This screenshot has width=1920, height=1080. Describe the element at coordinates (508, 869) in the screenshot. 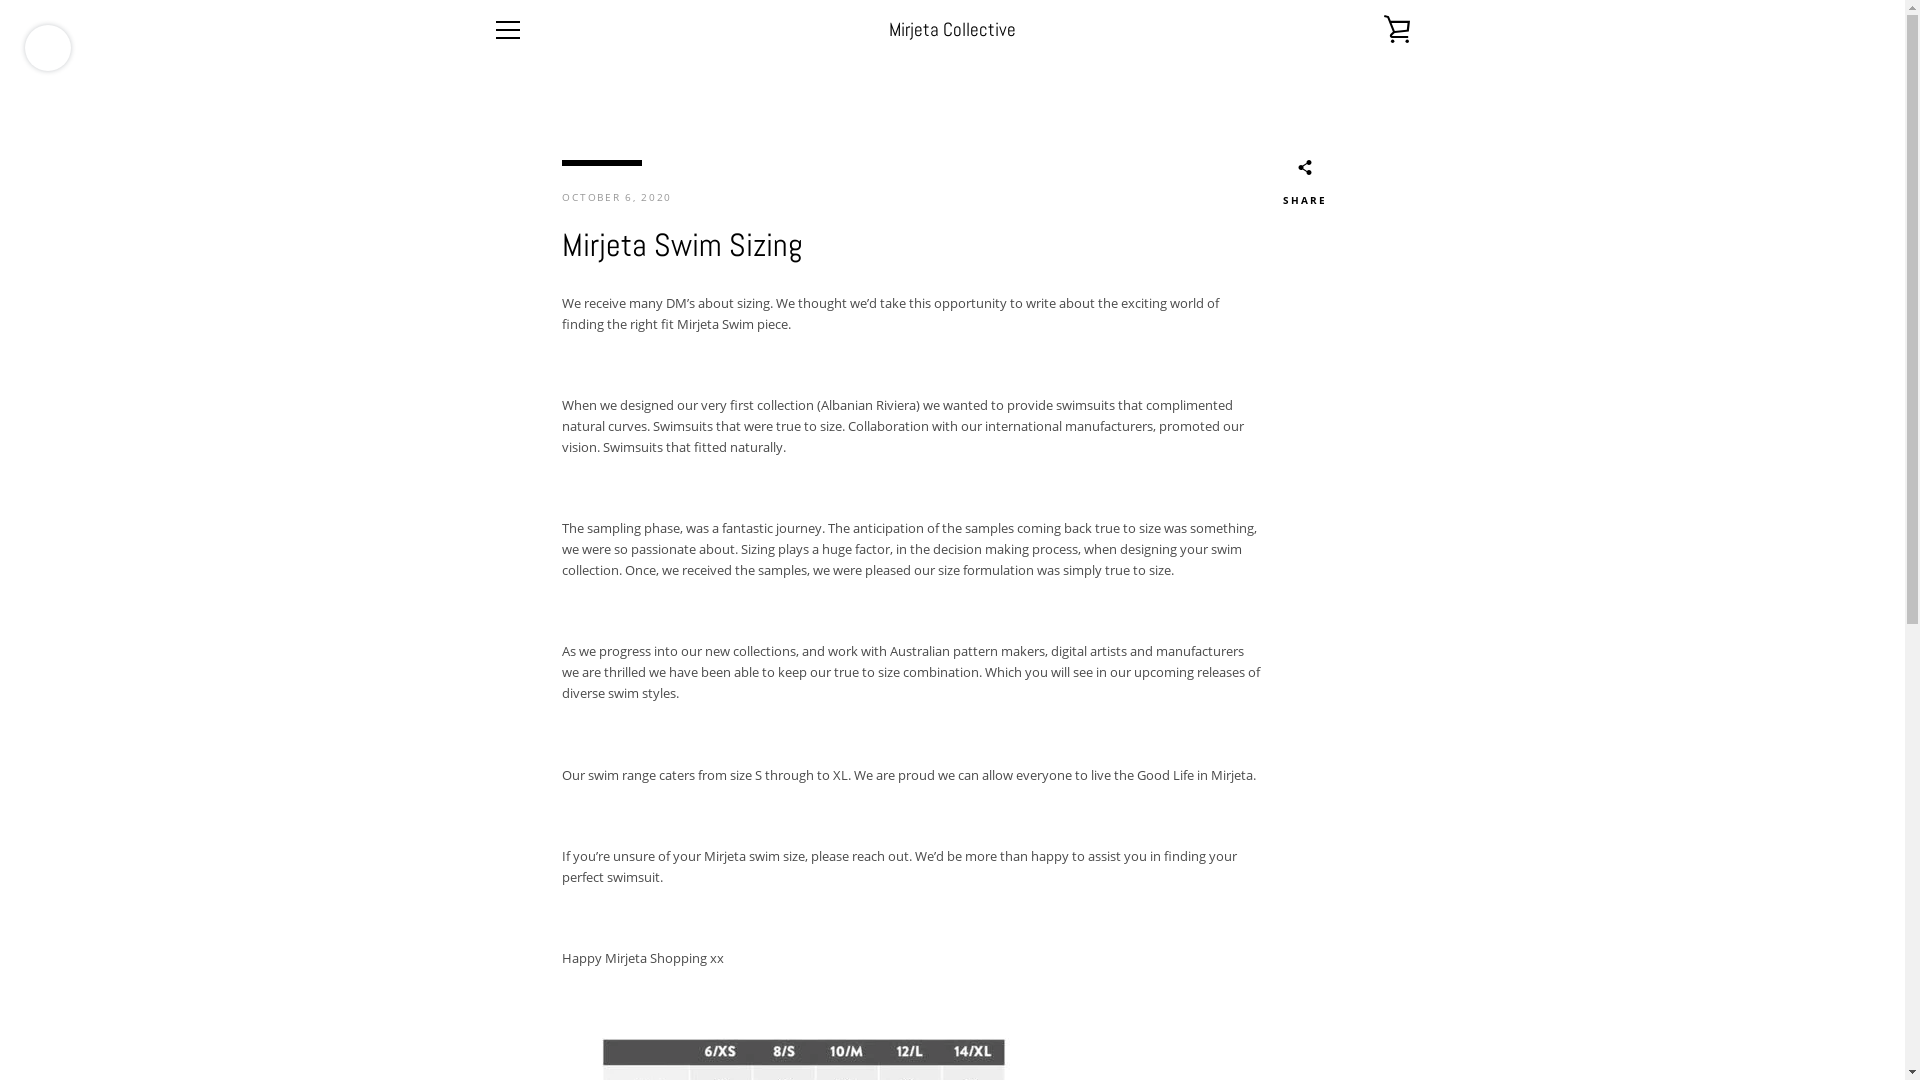

I see `'FAQ'S'` at that location.